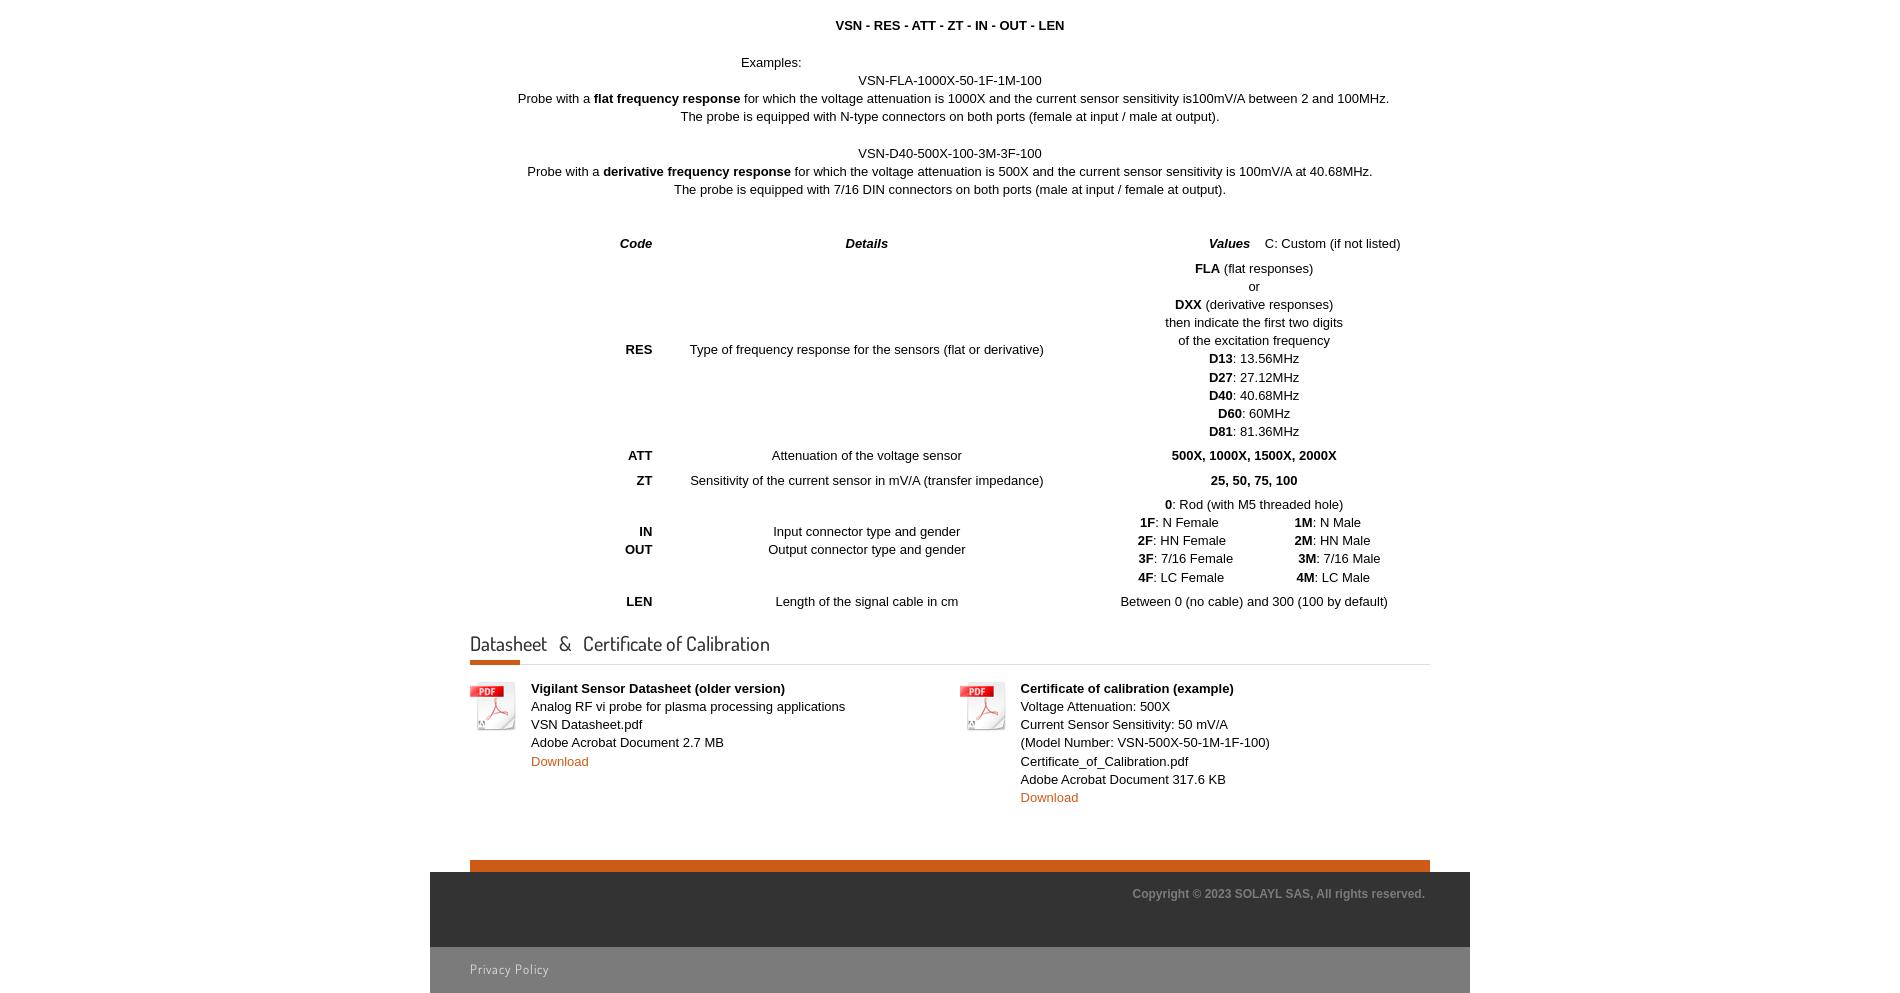  Describe the element at coordinates (1137, 557) in the screenshot. I see `'3F'` at that location.